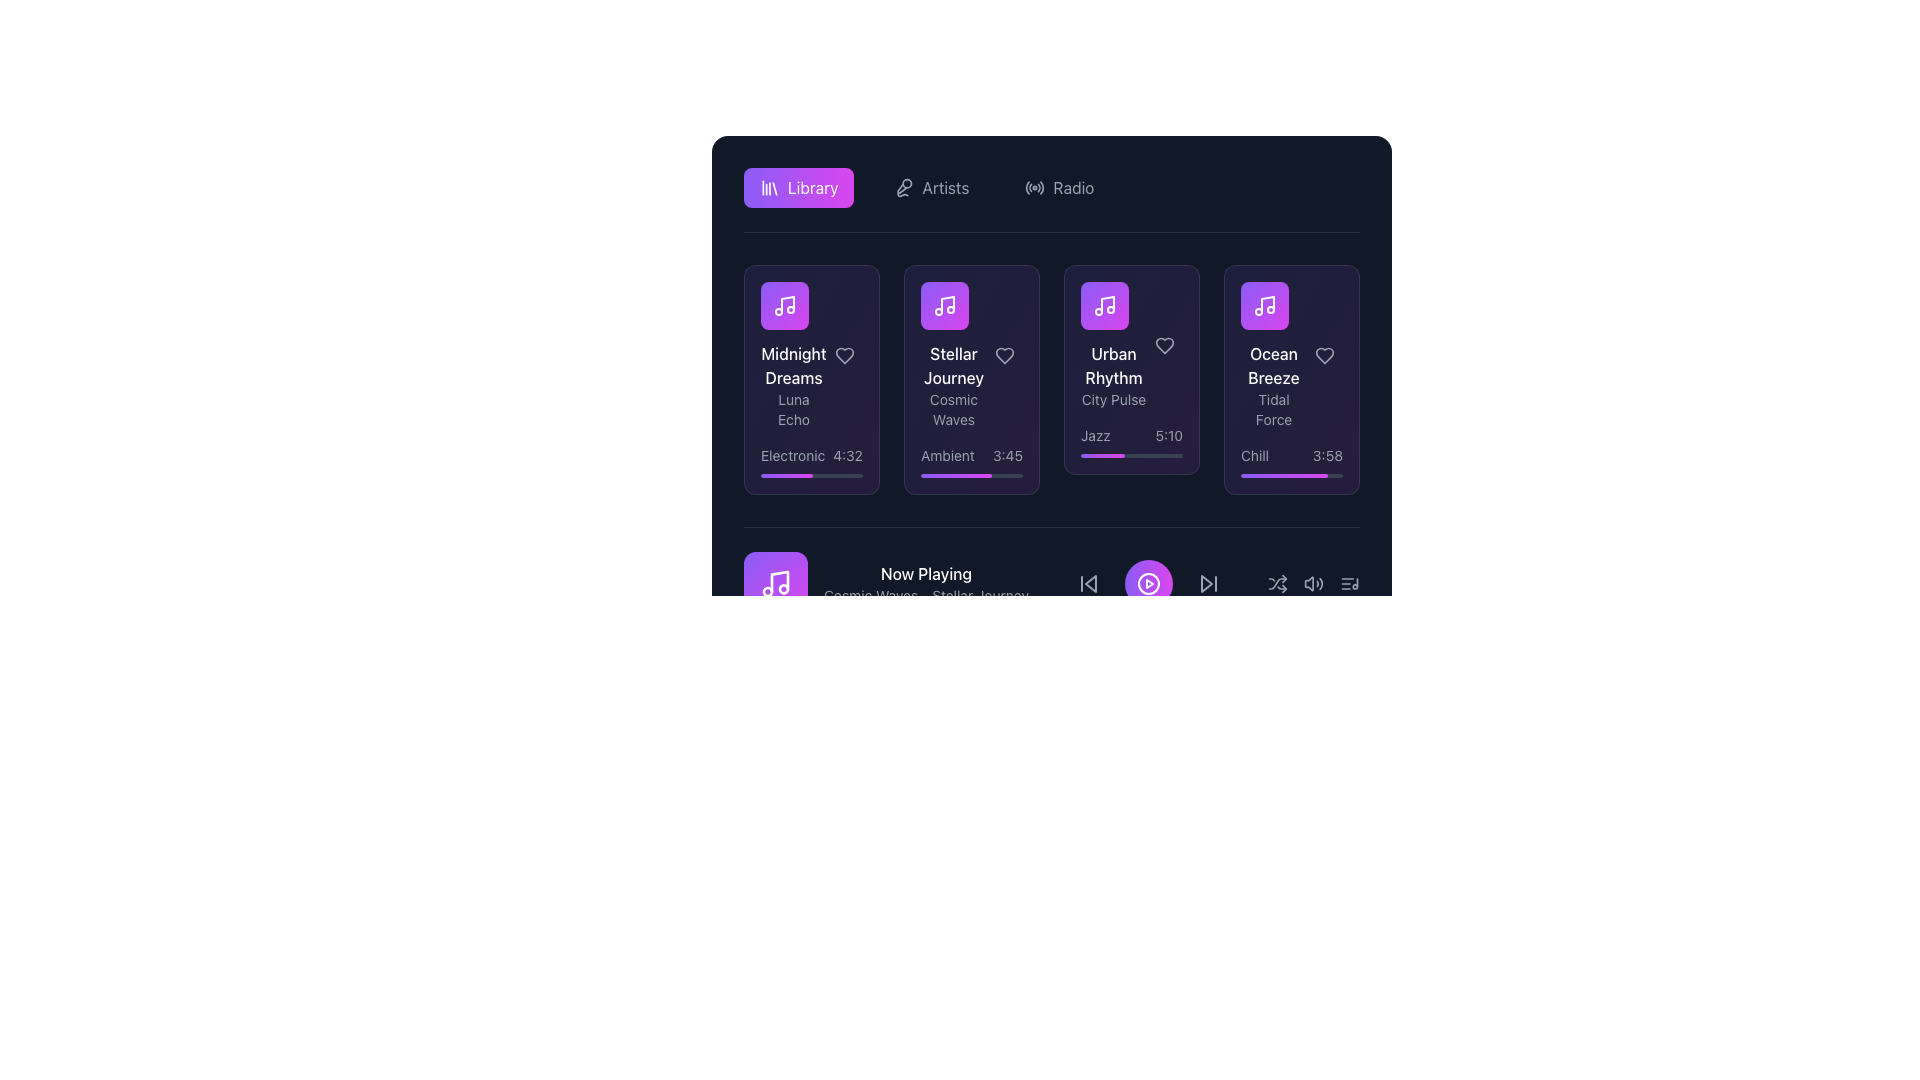 The image size is (1920, 1080). I want to click on the circular play button with a gradient background and white outline located at the bottom center of the interface, so click(1148, 583).